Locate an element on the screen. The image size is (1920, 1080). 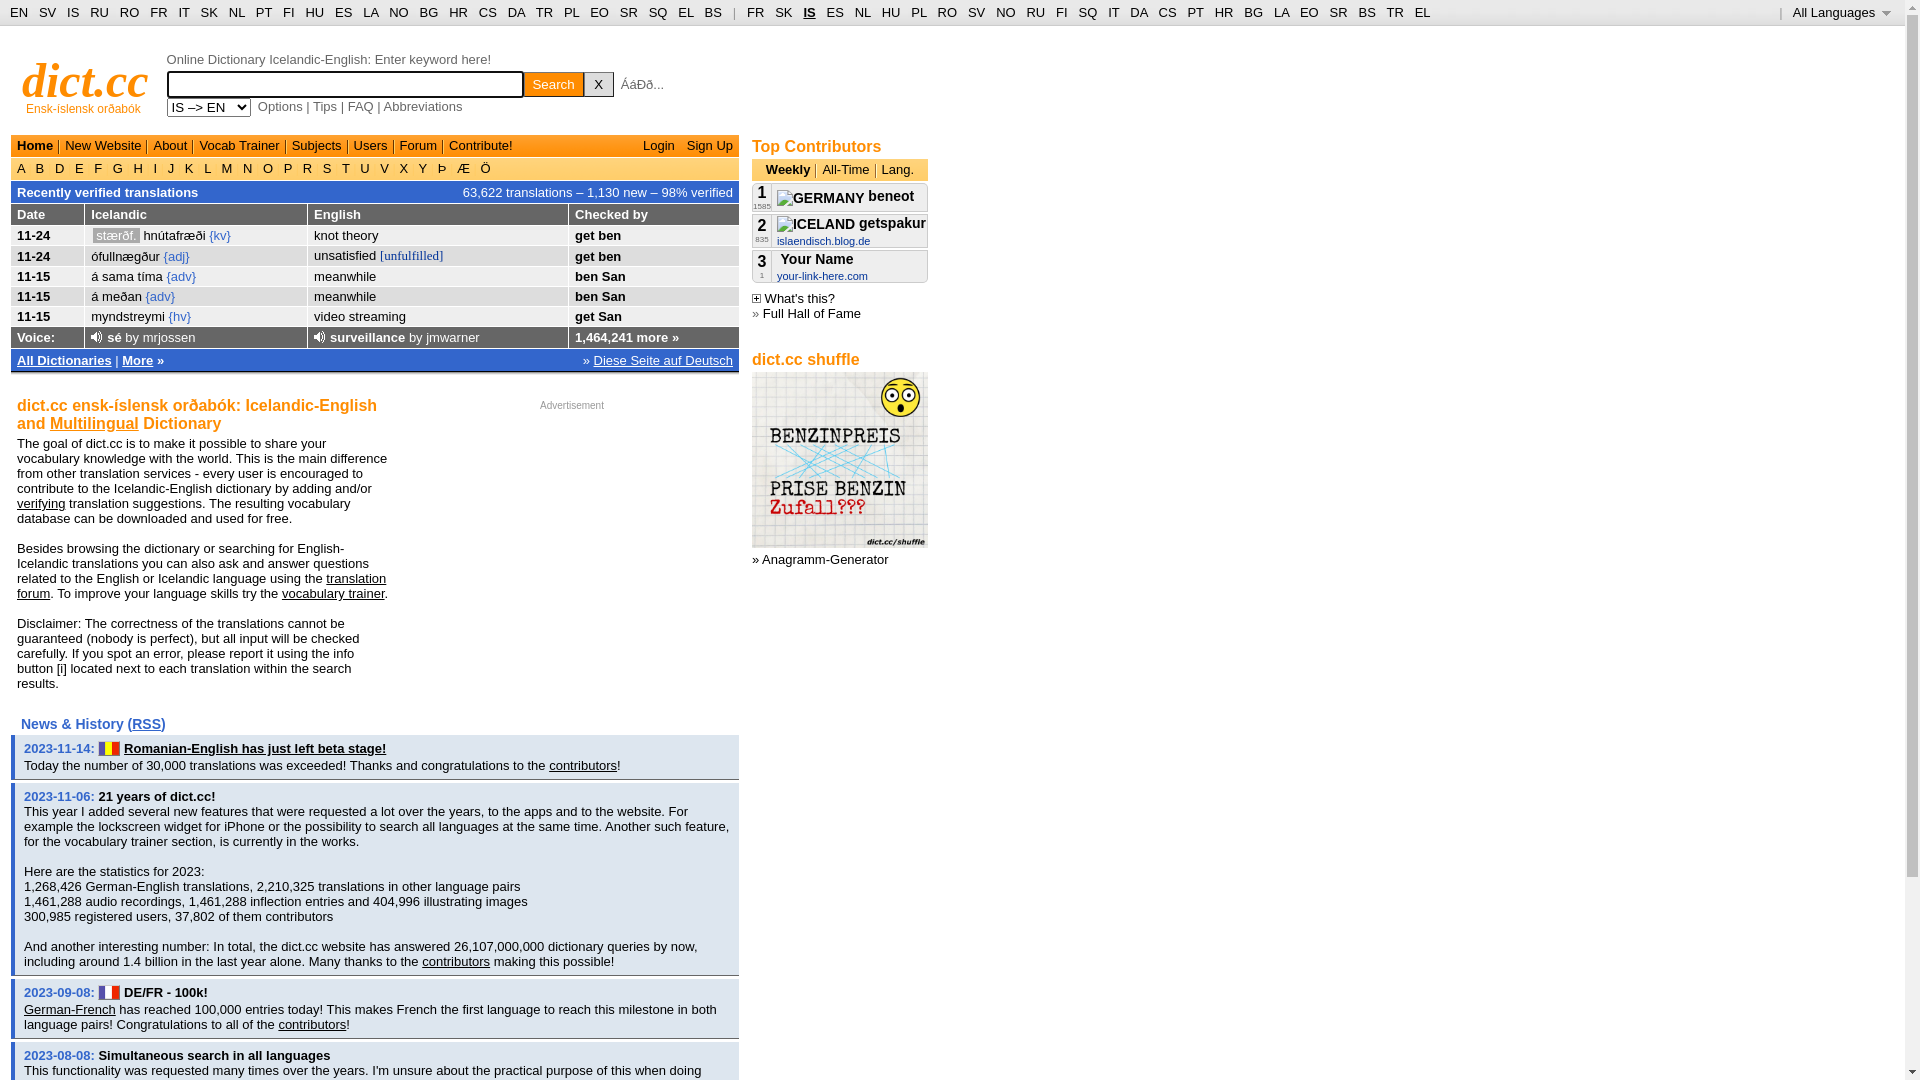
'11-24' is located at coordinates (33, 234).